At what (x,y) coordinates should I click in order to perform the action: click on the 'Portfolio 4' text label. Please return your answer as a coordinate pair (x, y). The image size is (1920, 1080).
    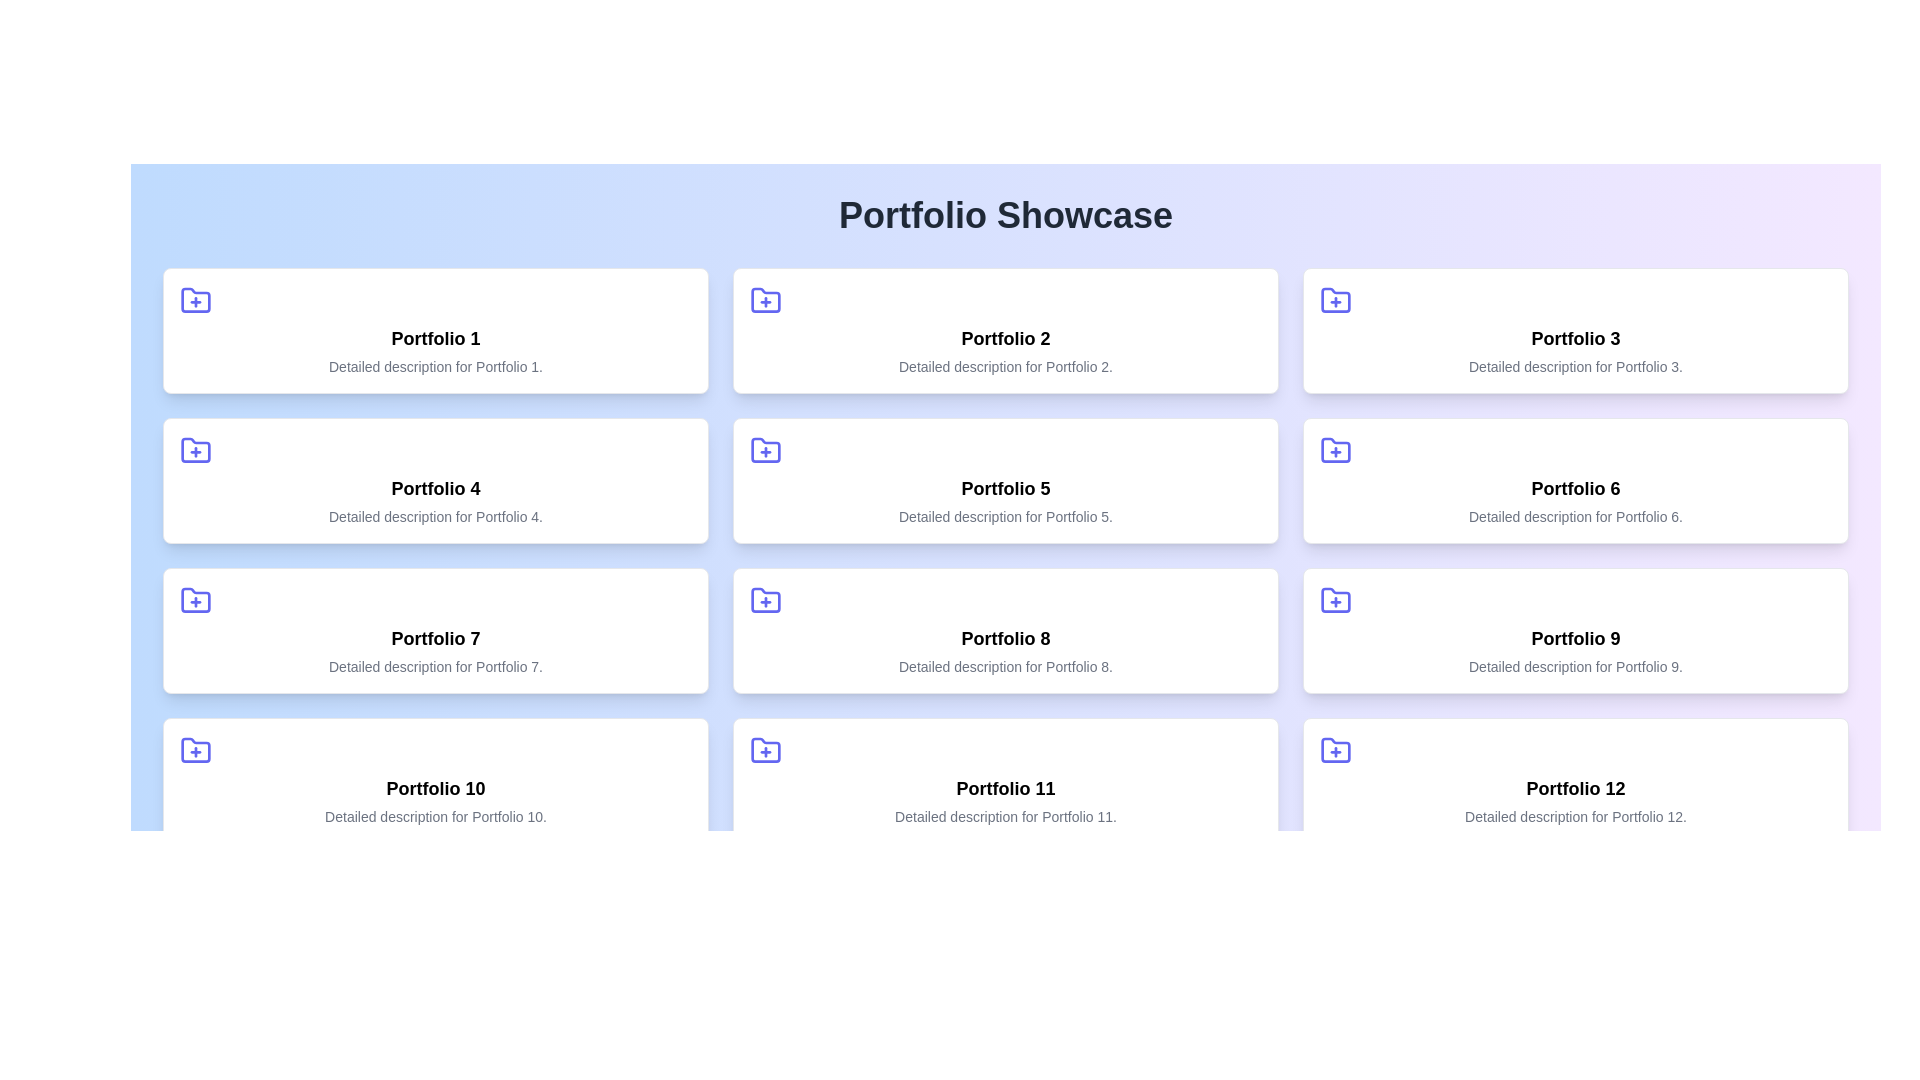
    Looking at the image, I should click on (435, 489).